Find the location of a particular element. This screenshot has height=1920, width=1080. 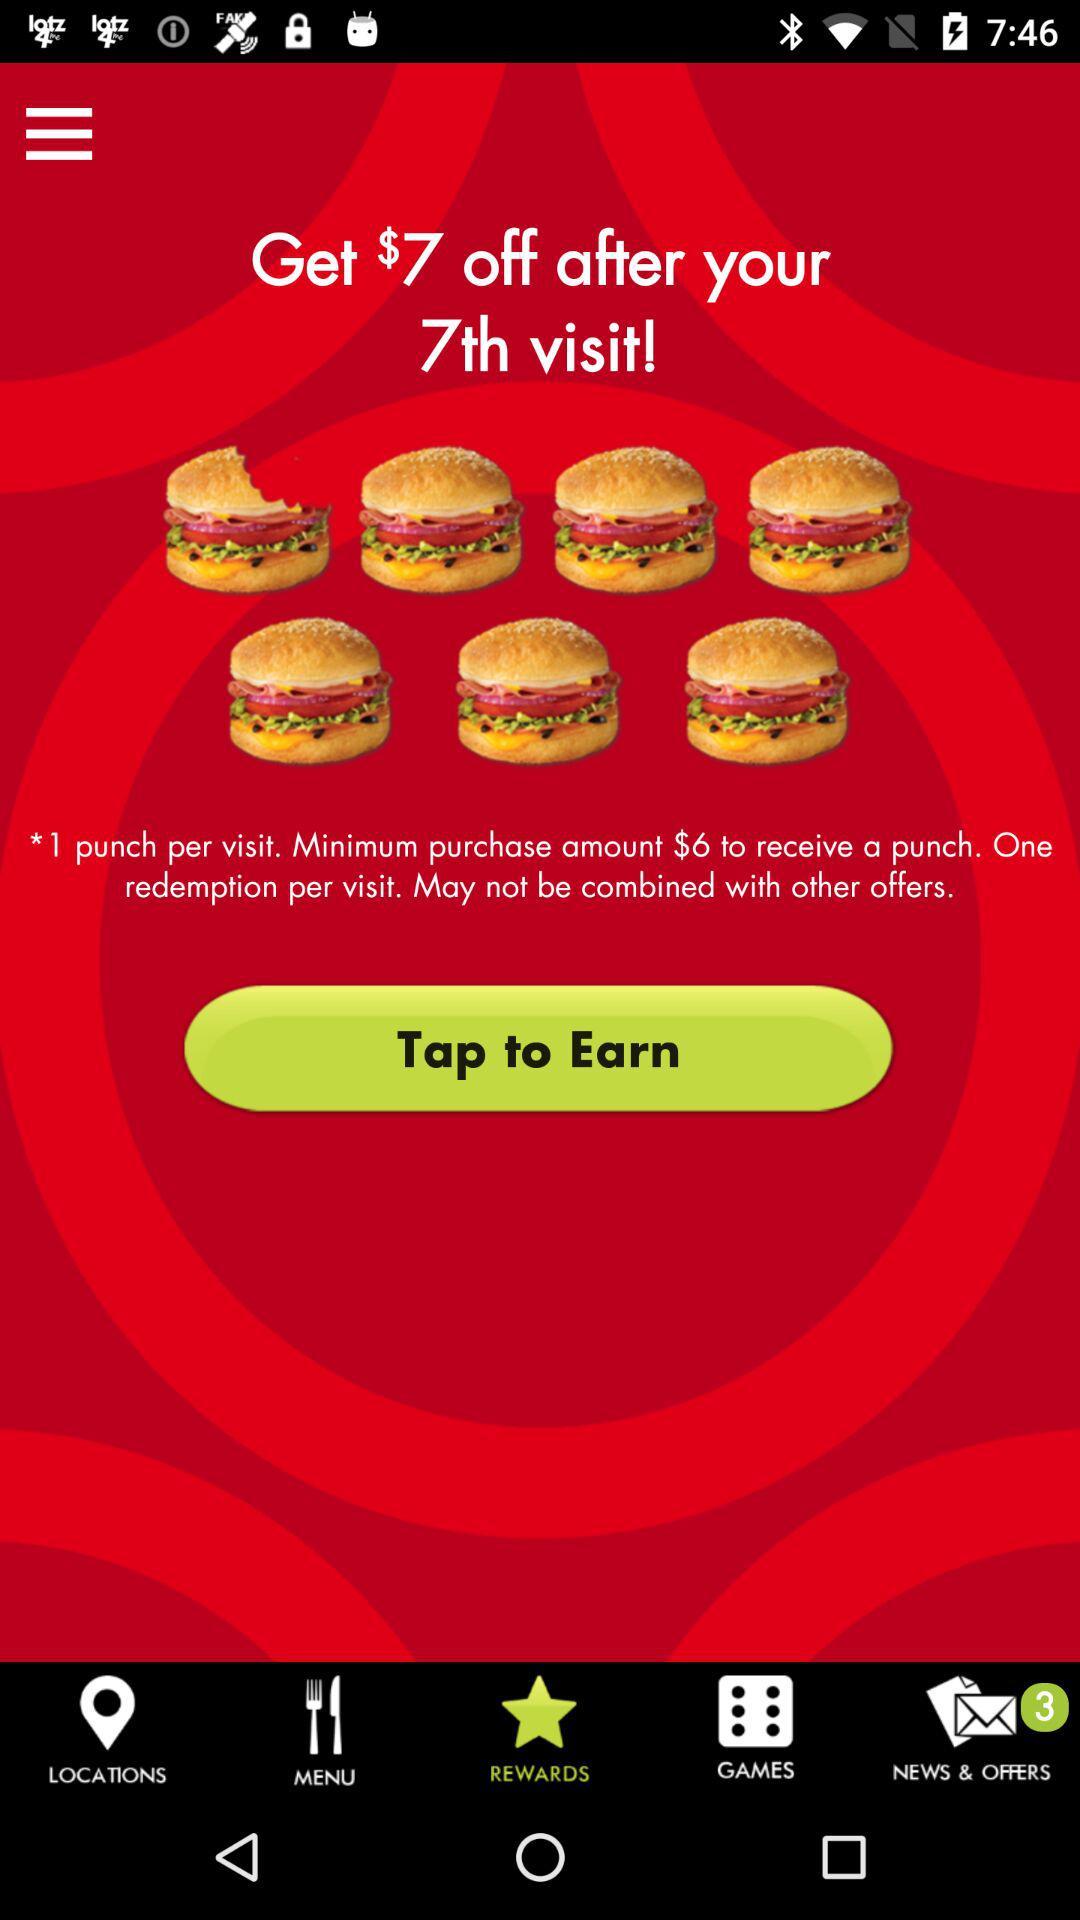

the icon next to get 7 off is located at coordinates (58, 132).